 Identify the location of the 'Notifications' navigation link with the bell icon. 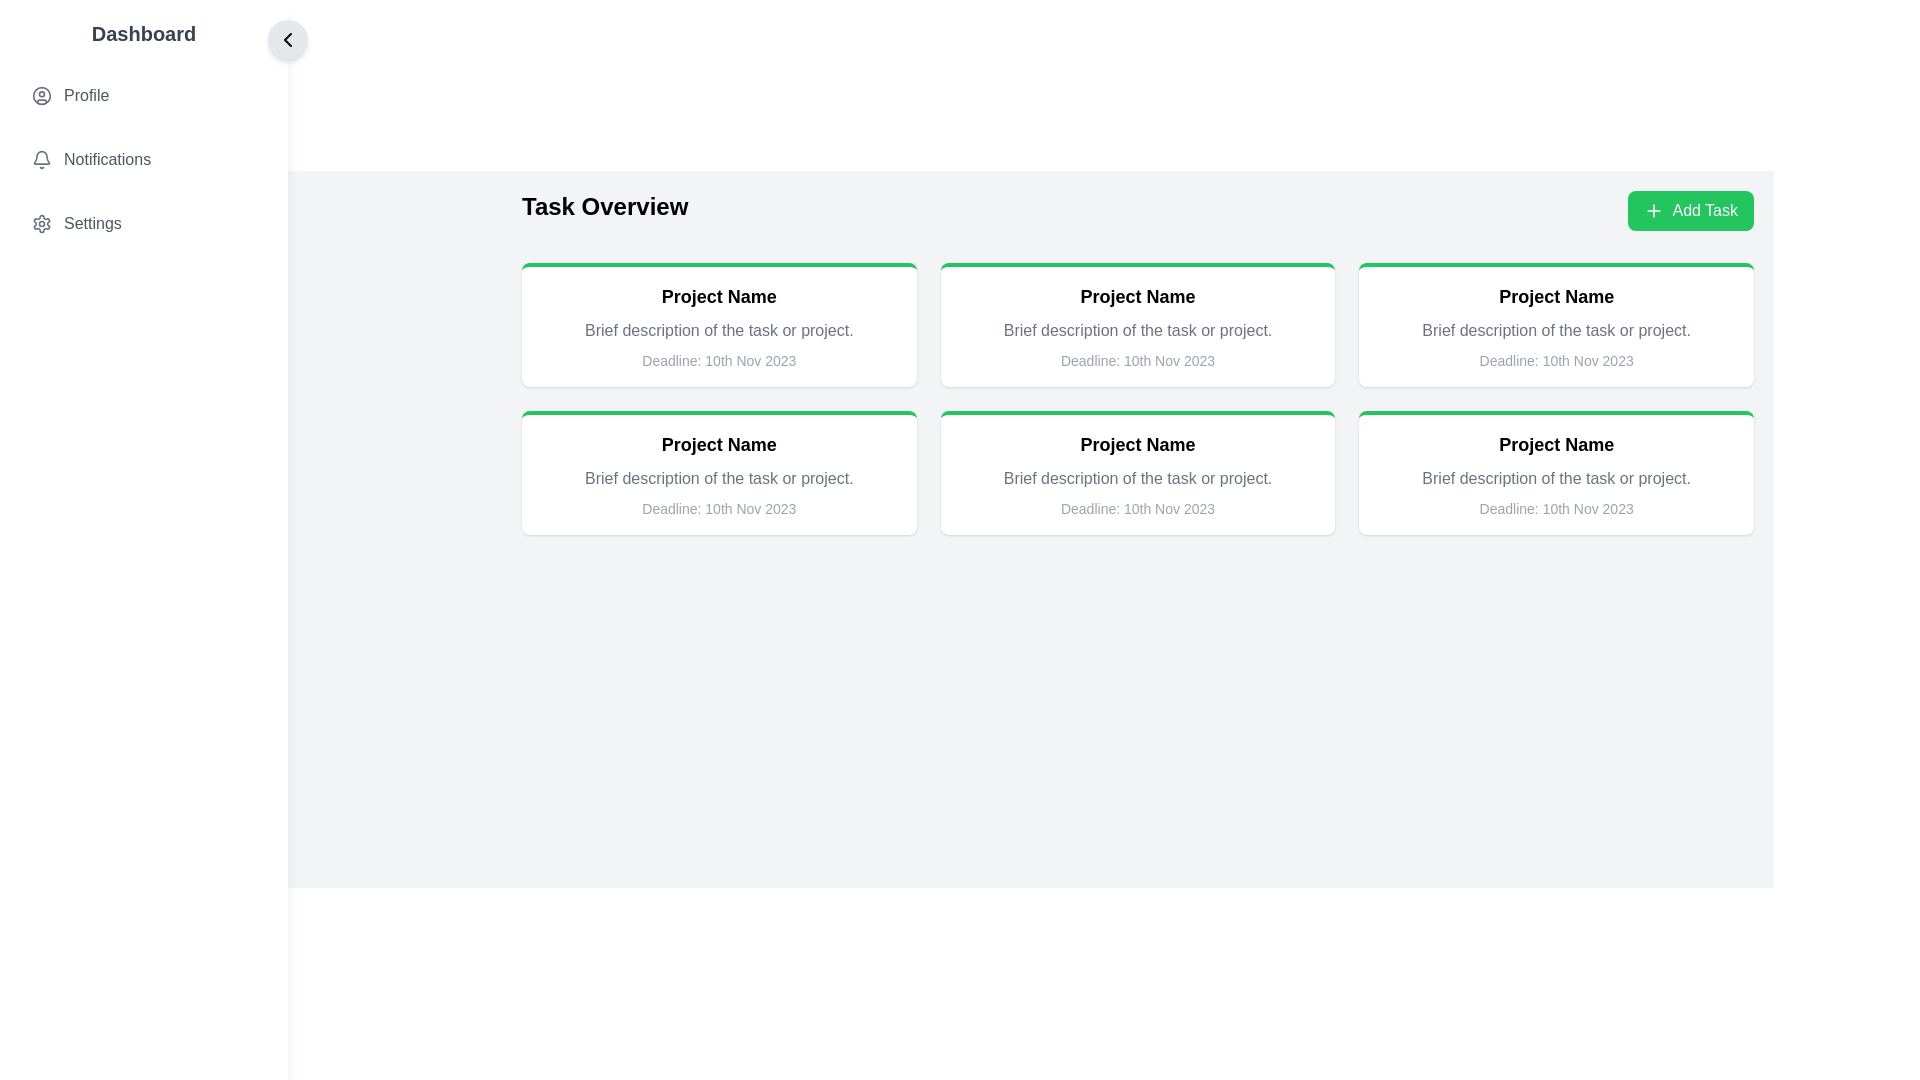
(143, 158).